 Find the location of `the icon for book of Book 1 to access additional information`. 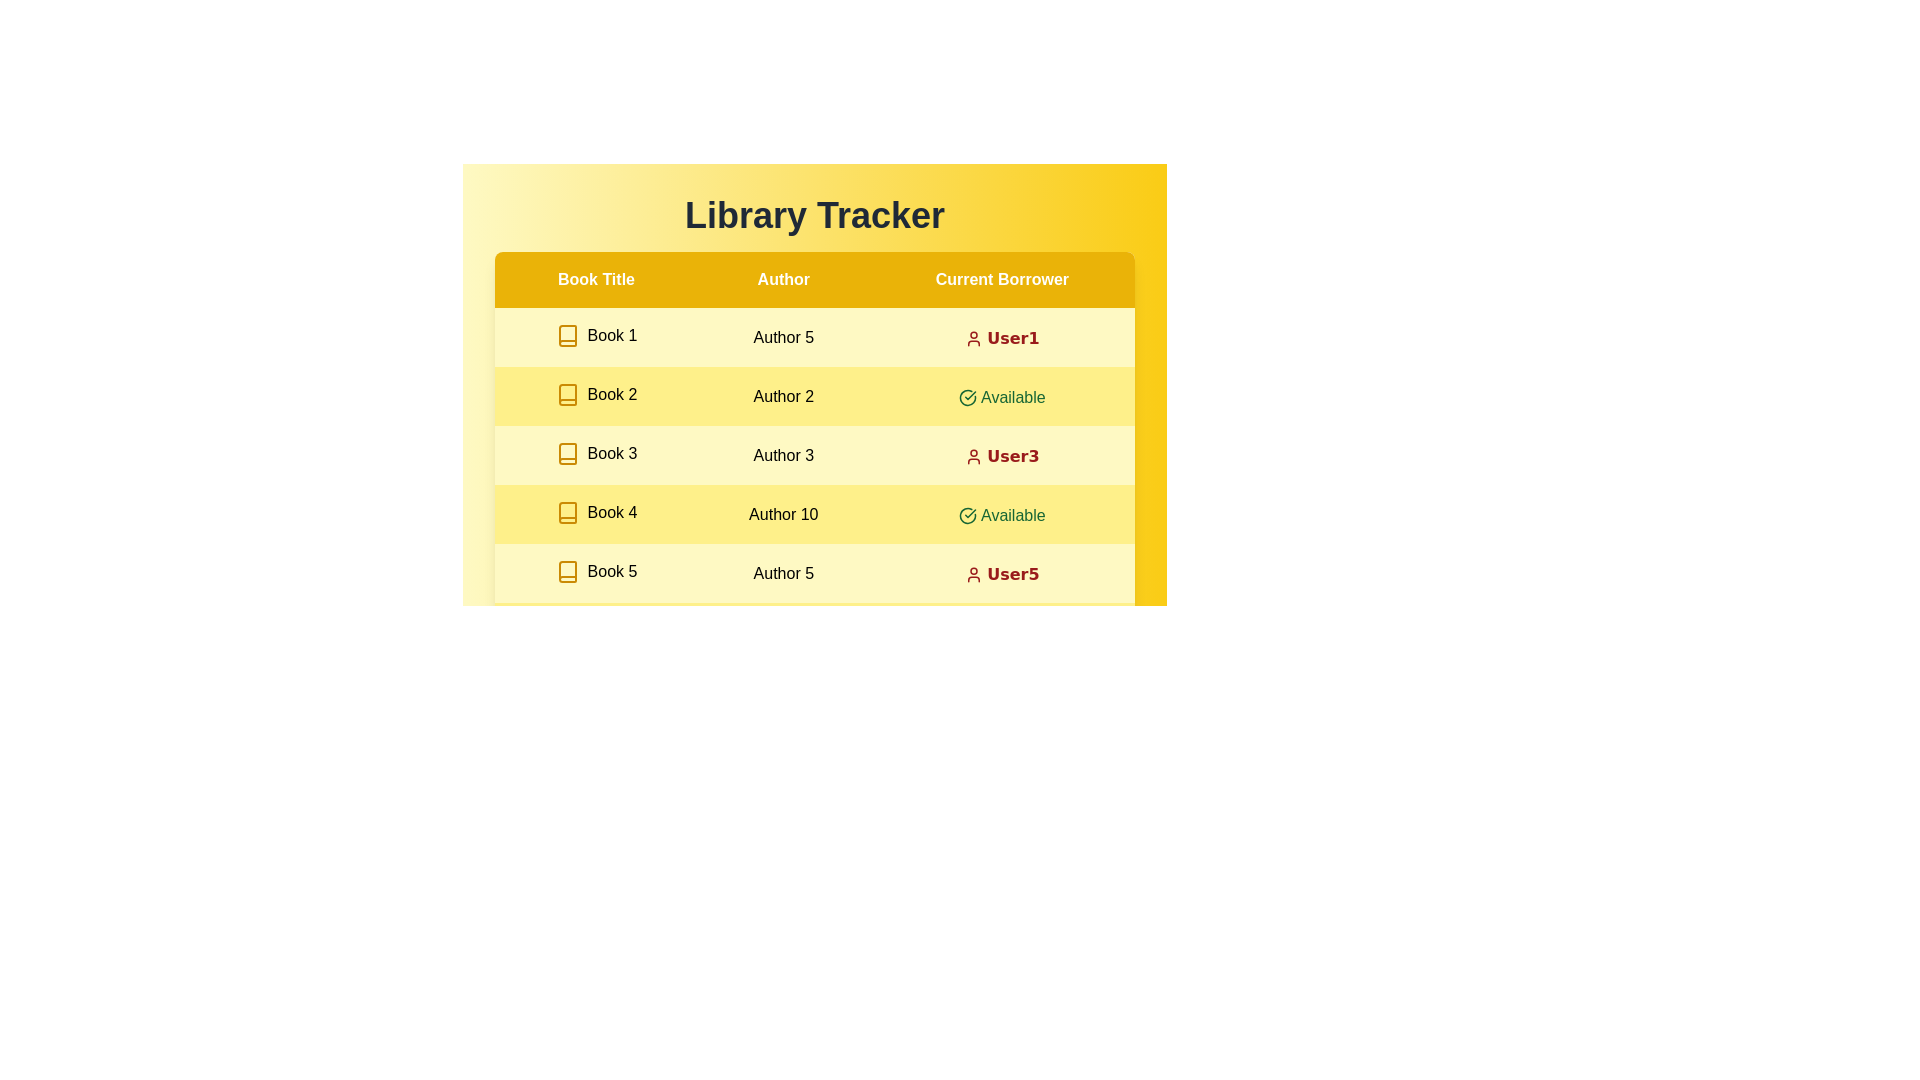

the icon for book of Book 1 to access additional information is located at coordinates (566, 334).